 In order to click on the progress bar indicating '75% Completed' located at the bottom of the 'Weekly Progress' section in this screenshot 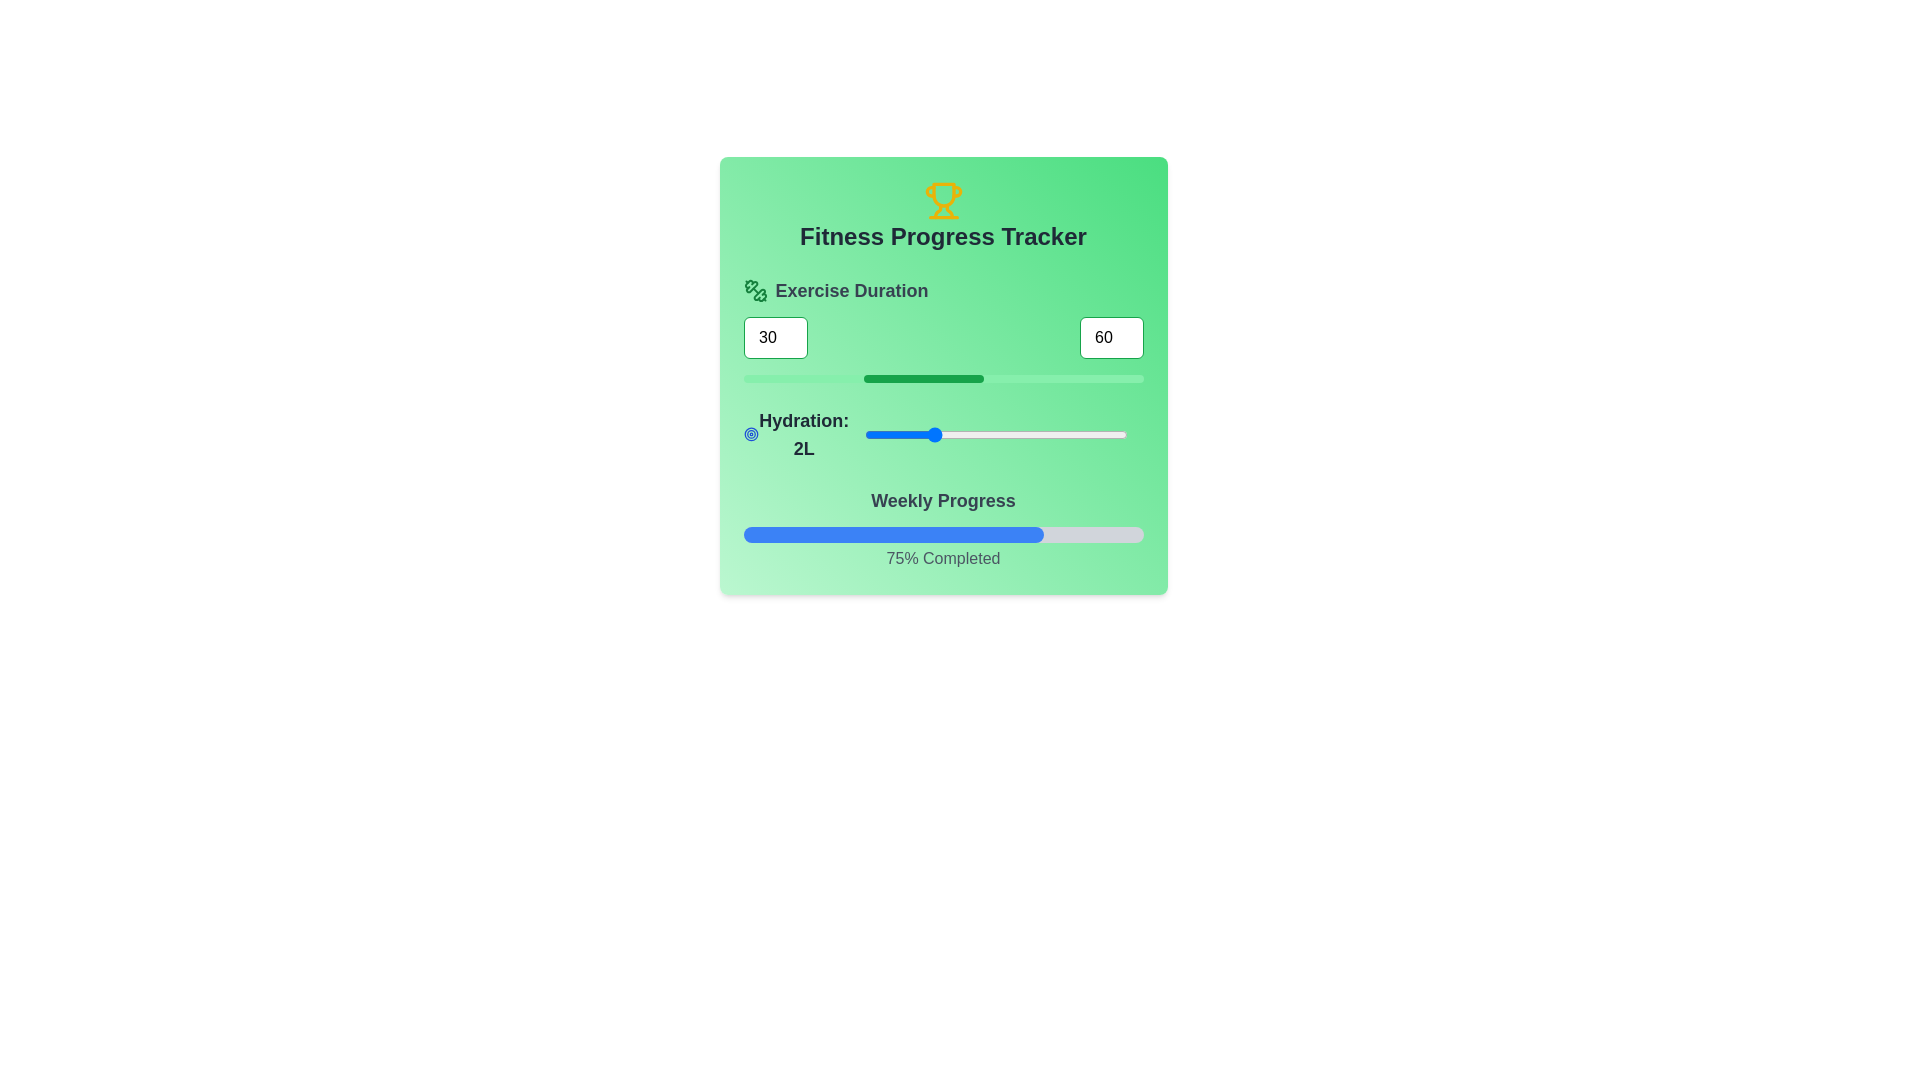, I will do `click(942, 534)`.